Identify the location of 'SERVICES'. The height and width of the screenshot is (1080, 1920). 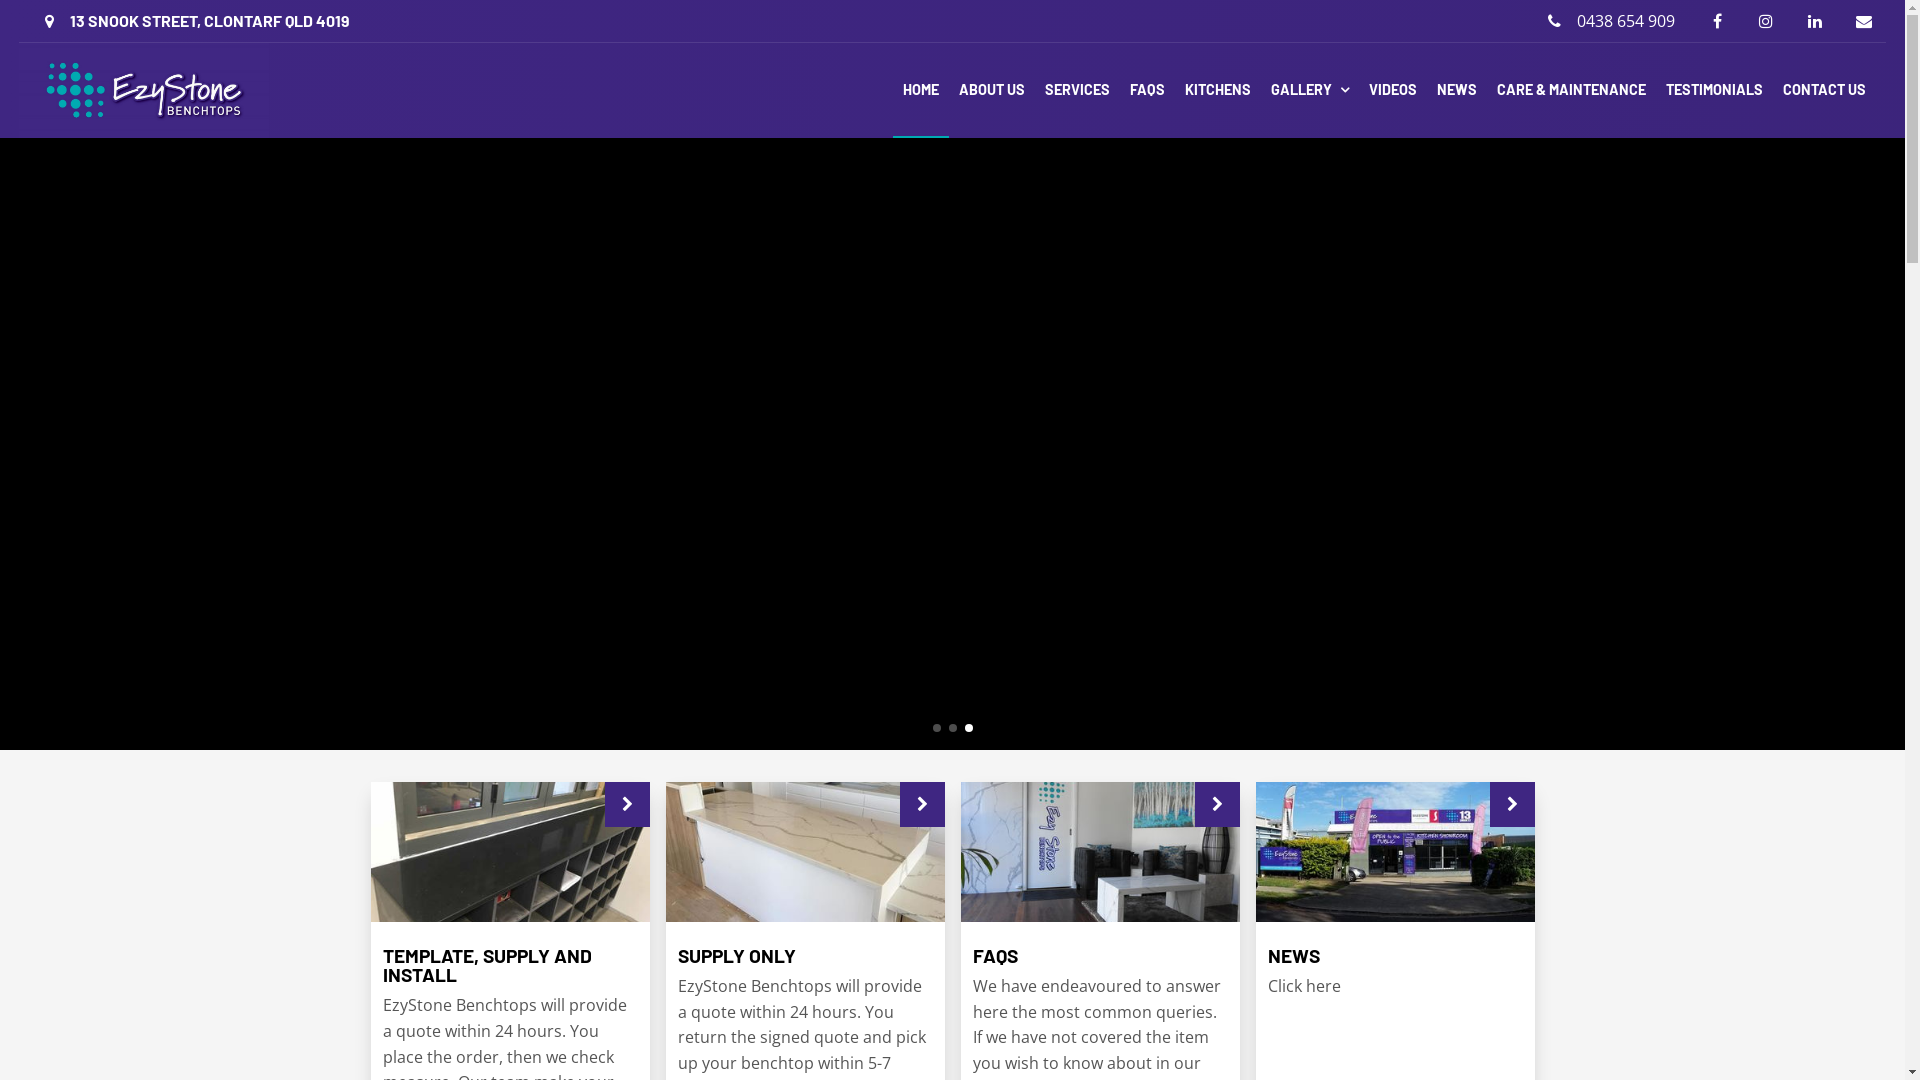
(1076, 90).